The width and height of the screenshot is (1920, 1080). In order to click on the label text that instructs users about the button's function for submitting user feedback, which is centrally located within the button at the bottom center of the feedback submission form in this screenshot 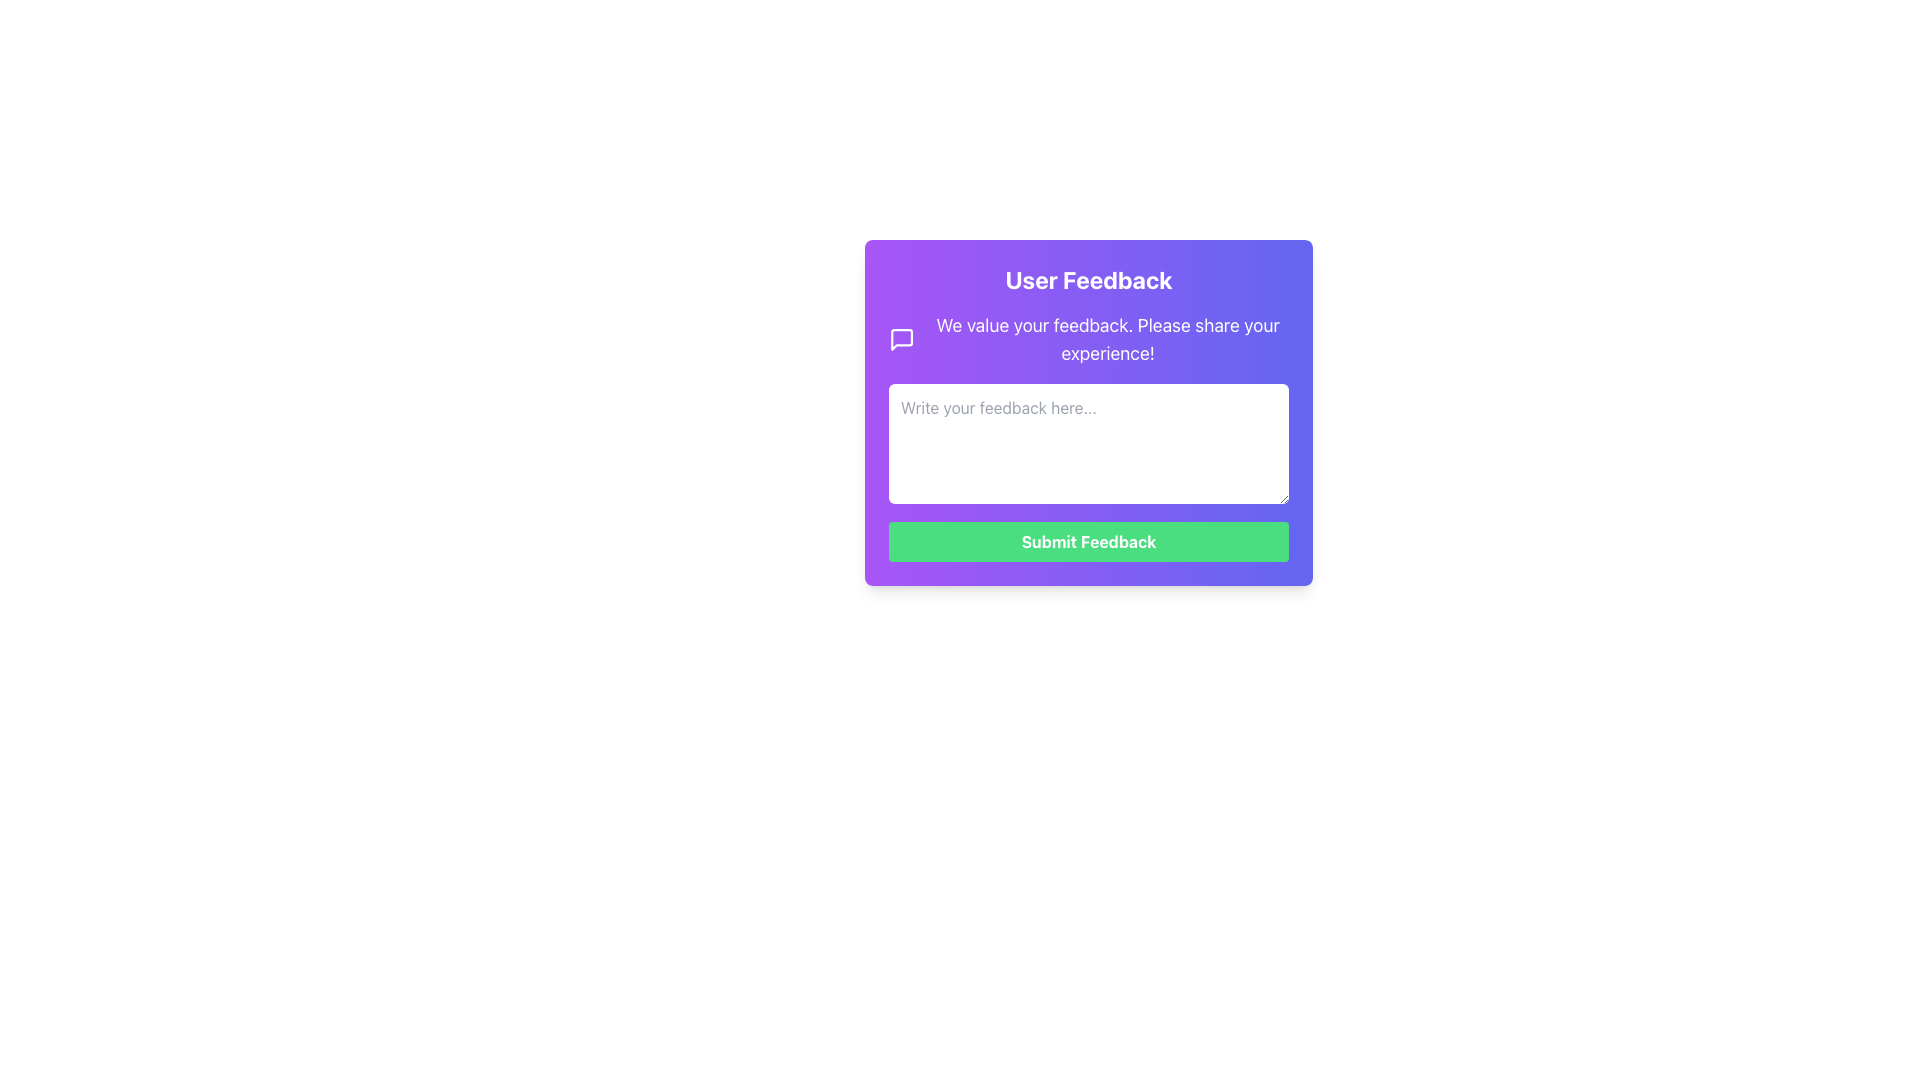, I will do `click(1088, 542)`.